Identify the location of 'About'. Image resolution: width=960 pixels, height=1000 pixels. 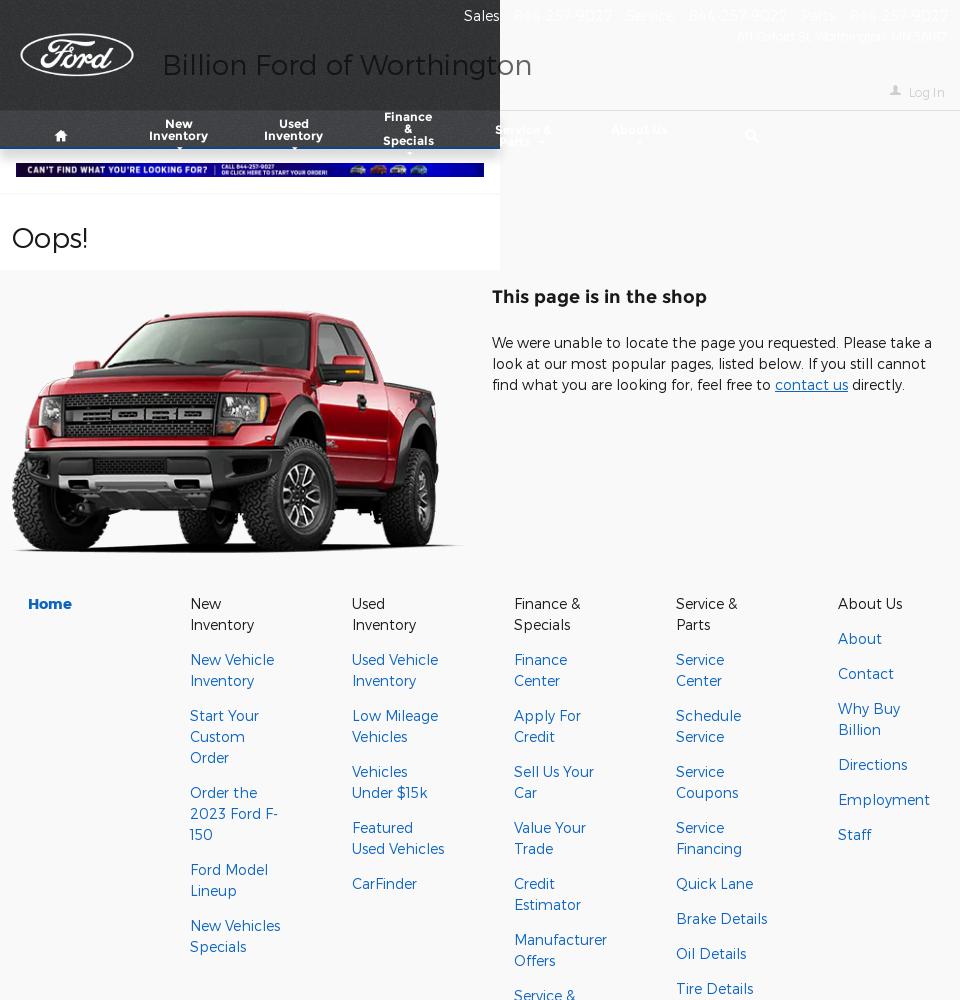
(858, 638).